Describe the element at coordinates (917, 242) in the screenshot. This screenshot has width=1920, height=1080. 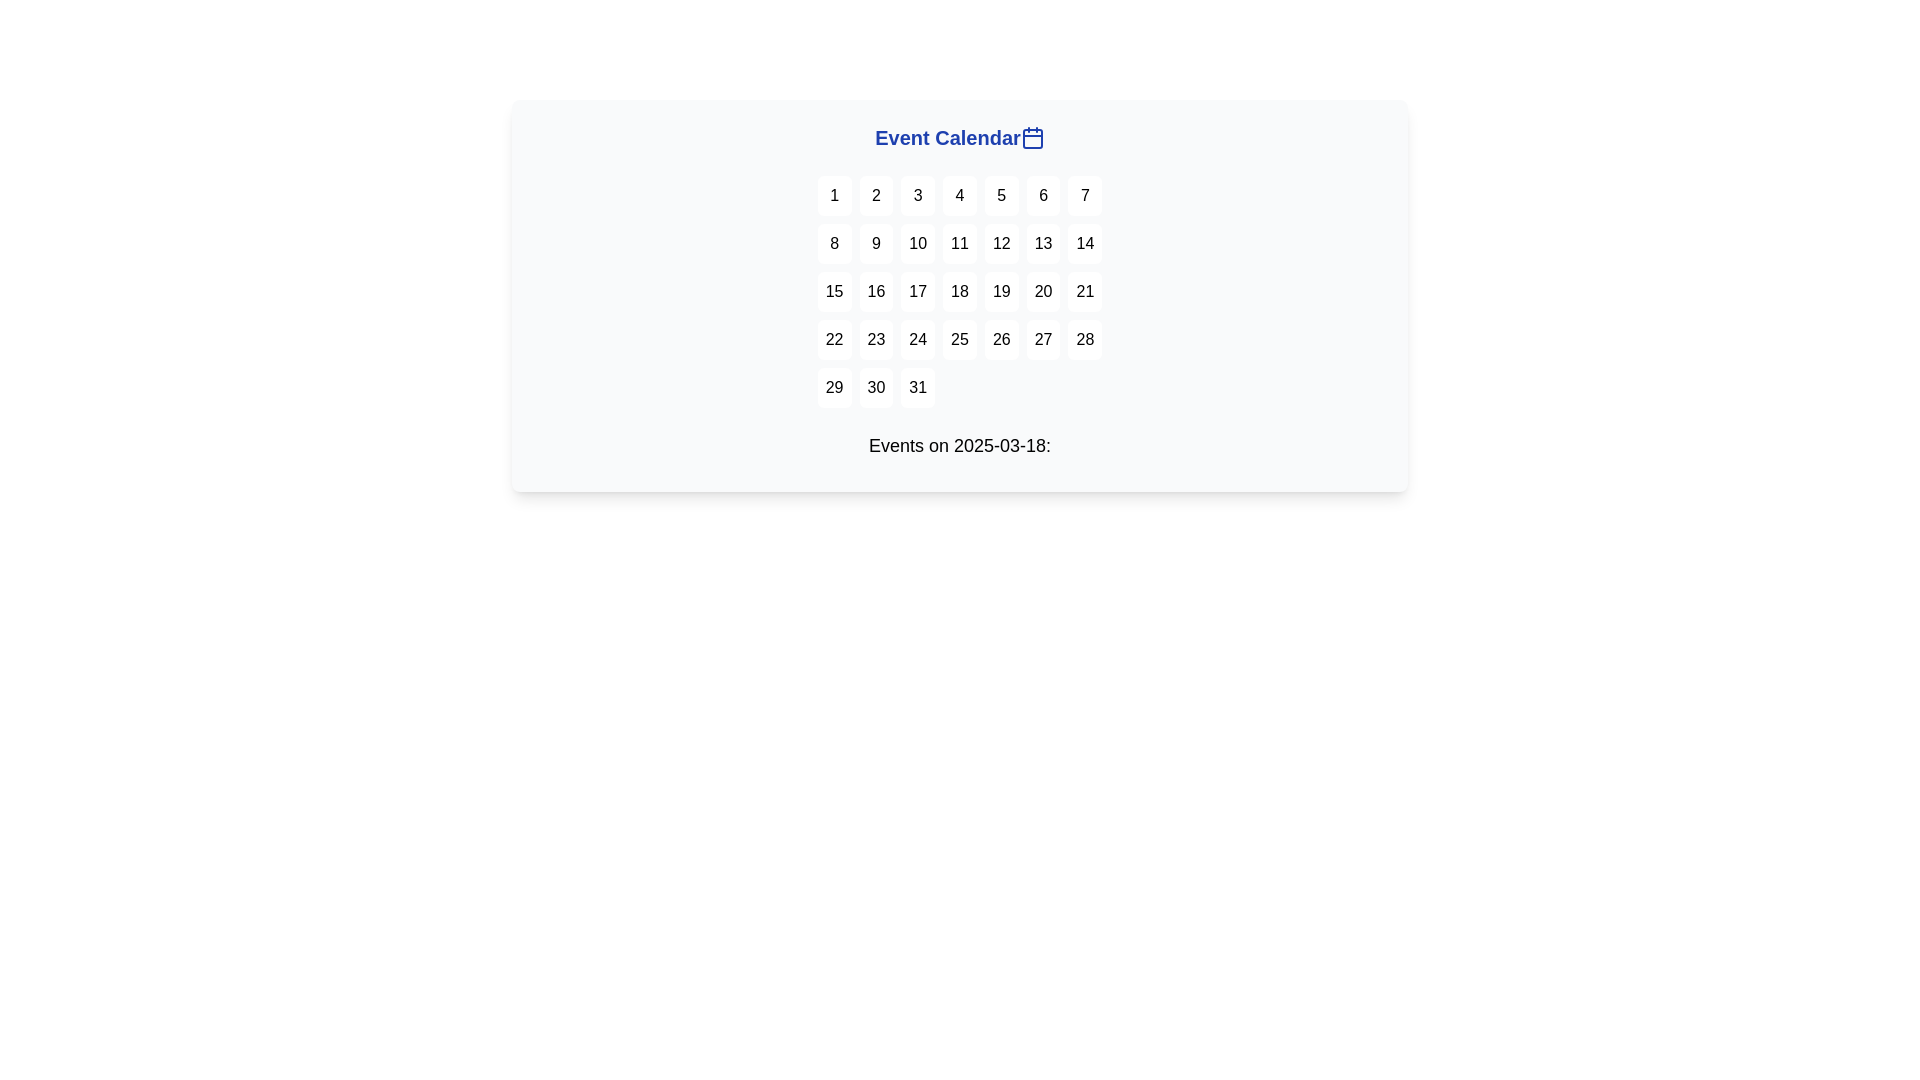
I see `the square button displaying the number '10' located in the second row and third column of the 'Event Calendar' section for keyboard interaction` at that location.